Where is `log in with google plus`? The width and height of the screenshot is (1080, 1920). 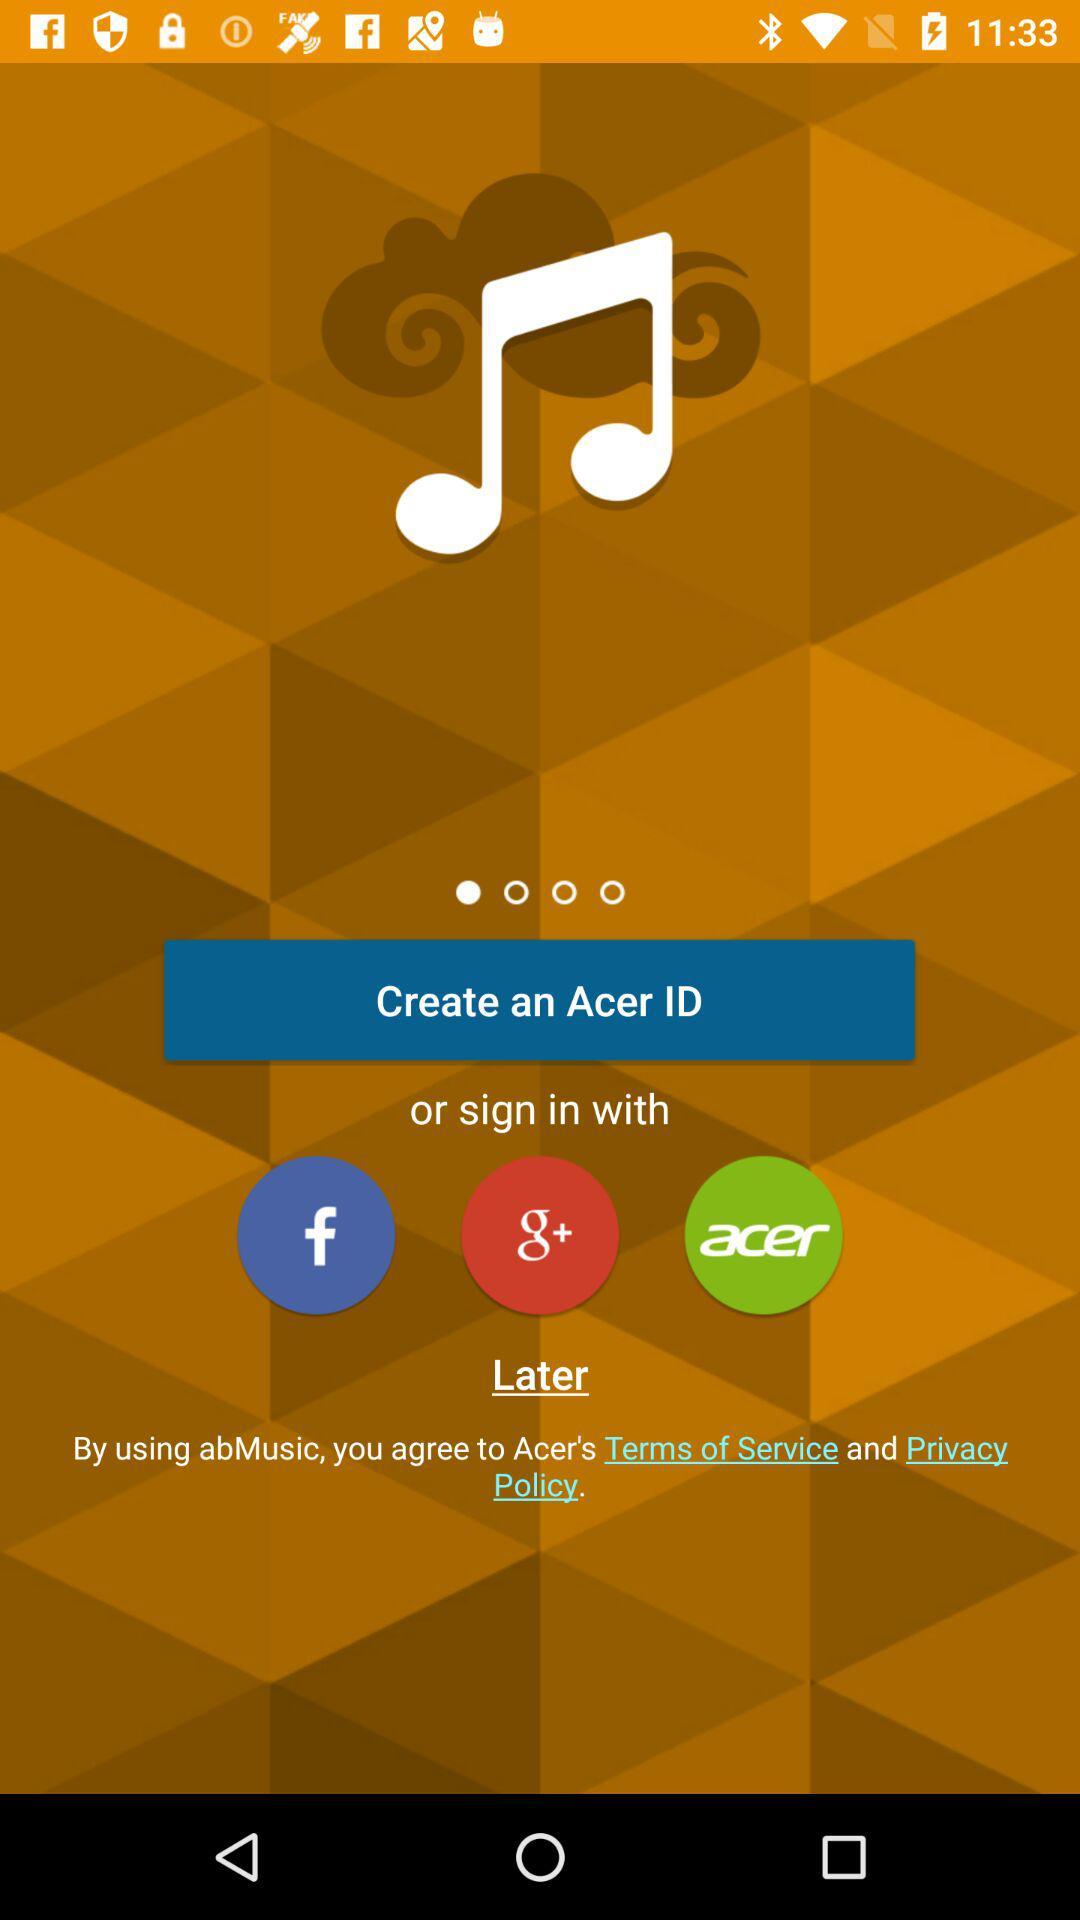
log in with google plus is located at coordinates (540, 1234).